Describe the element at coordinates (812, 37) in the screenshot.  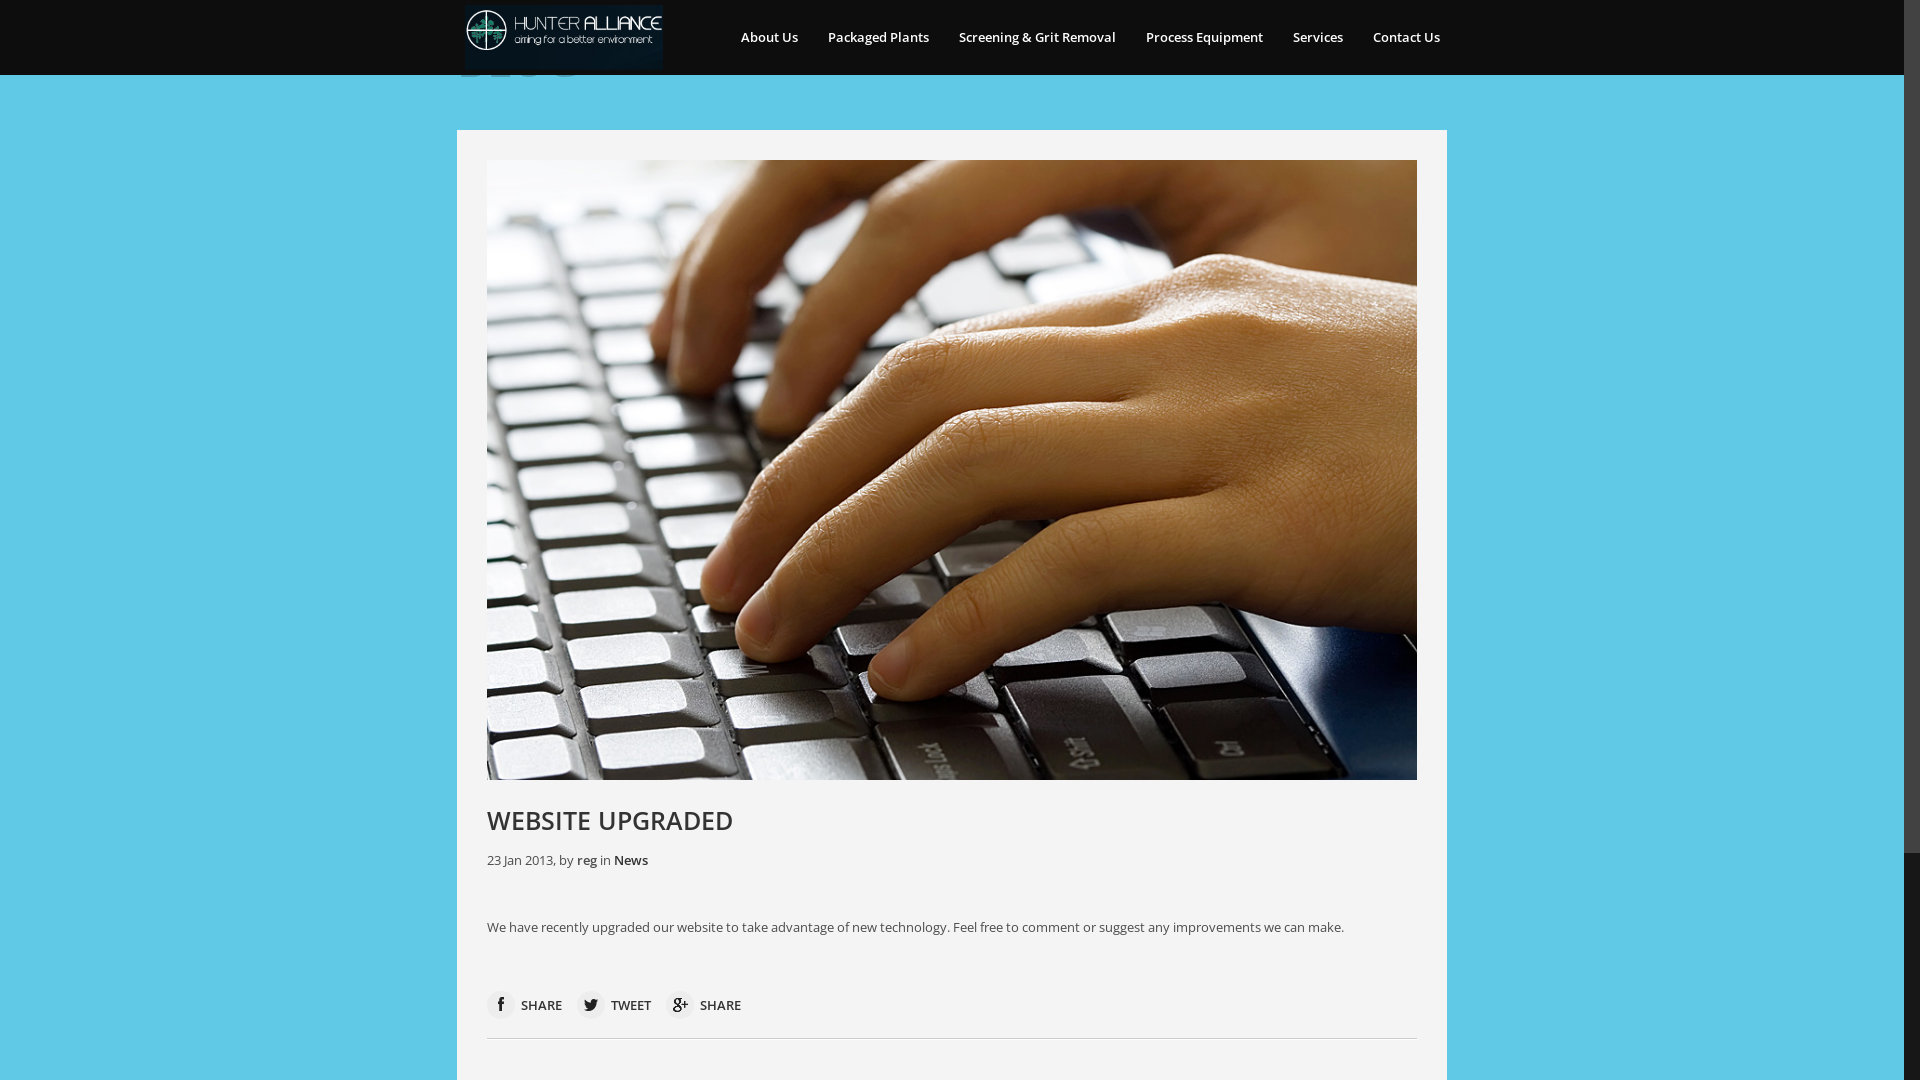
I see `'Packaged Plants'` at that location.